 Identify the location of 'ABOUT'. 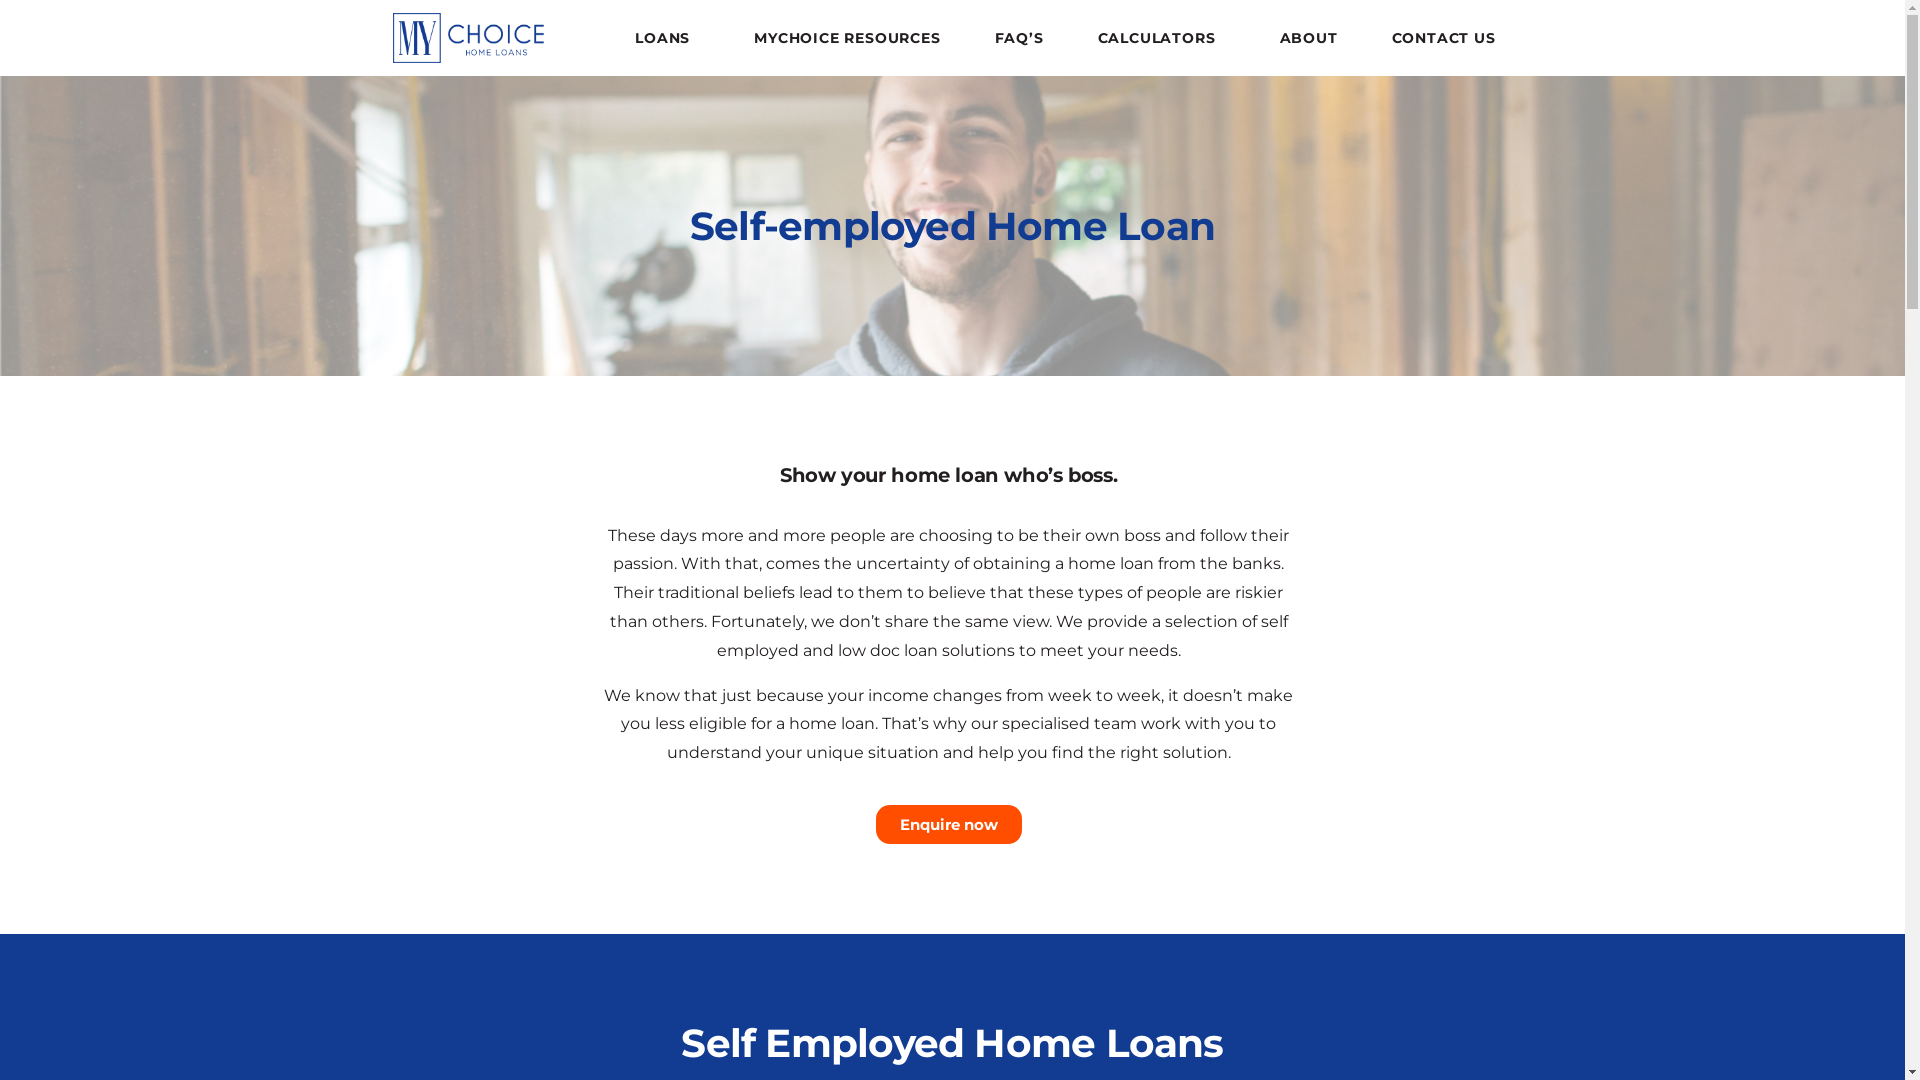
(1308, 38).